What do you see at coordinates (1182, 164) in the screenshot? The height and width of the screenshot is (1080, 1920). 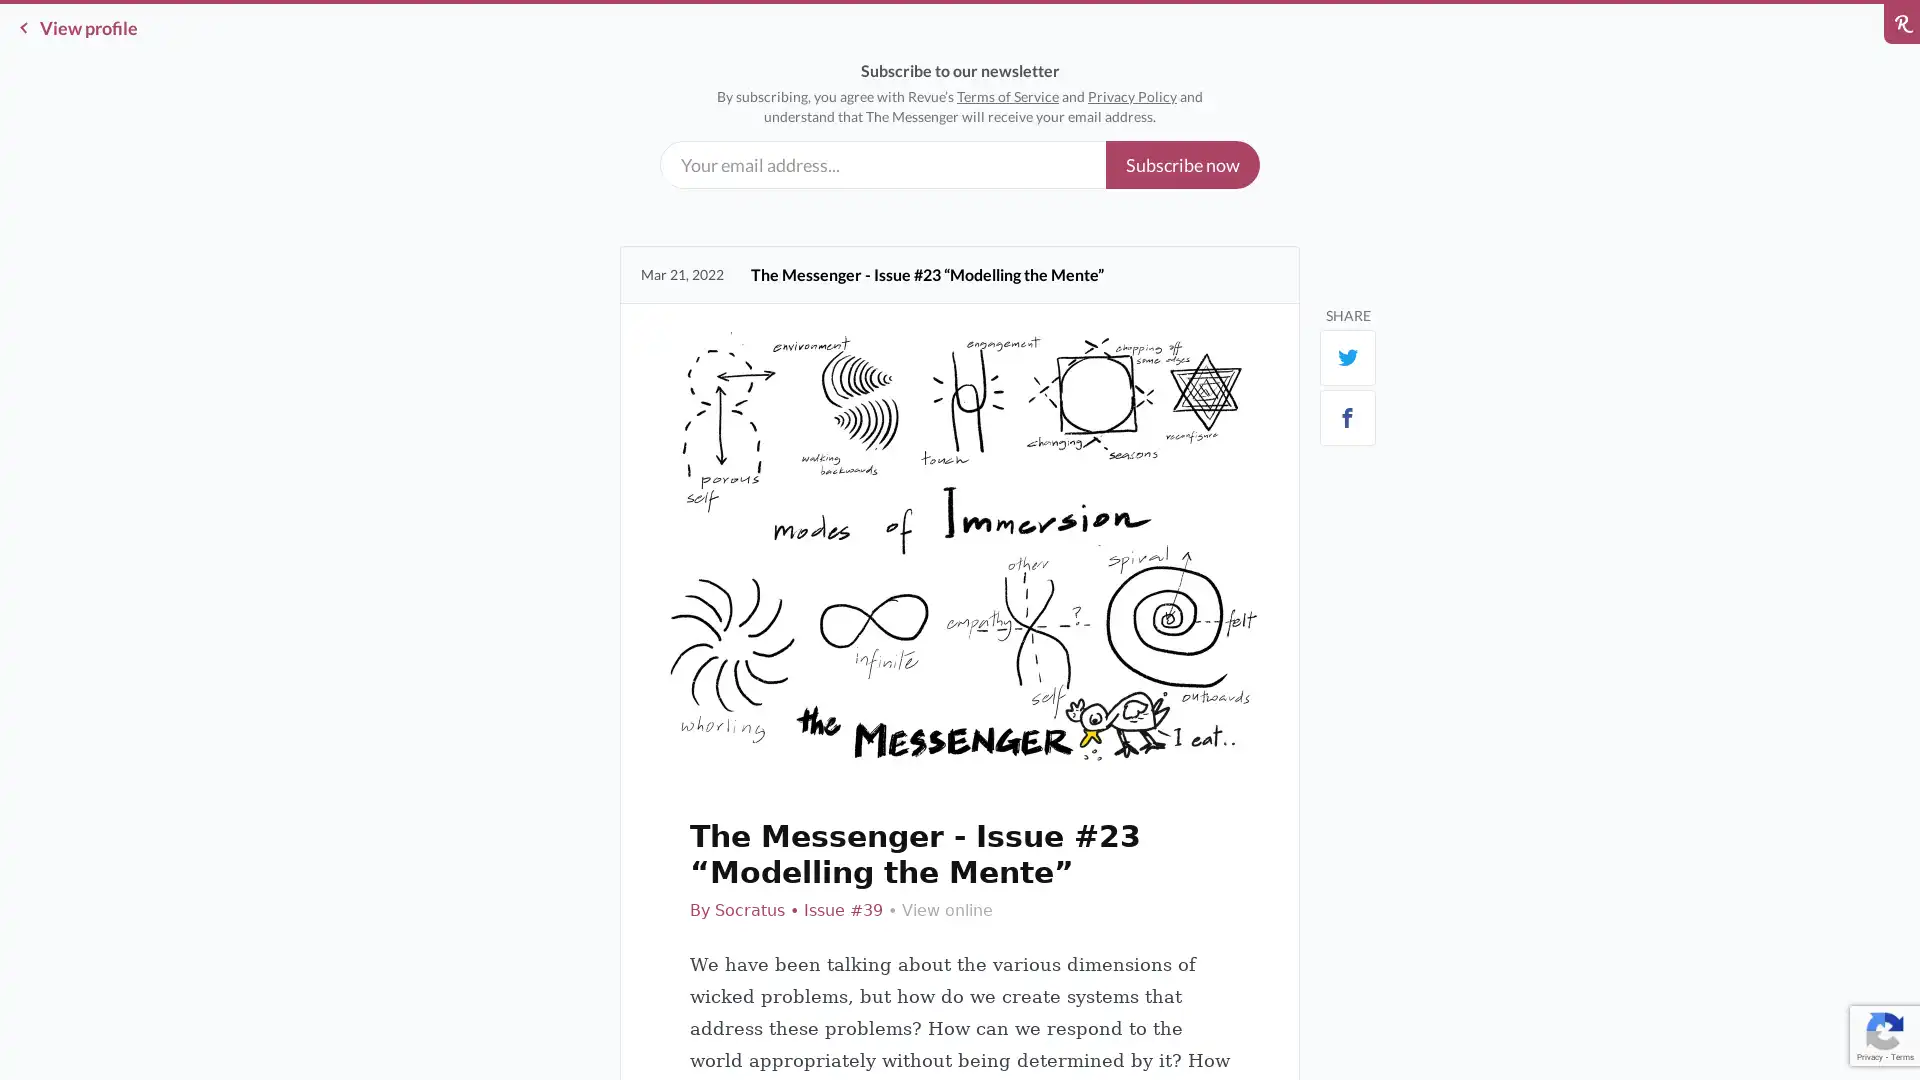 I see `Subscribe now` at bounding box center [1182, 164].